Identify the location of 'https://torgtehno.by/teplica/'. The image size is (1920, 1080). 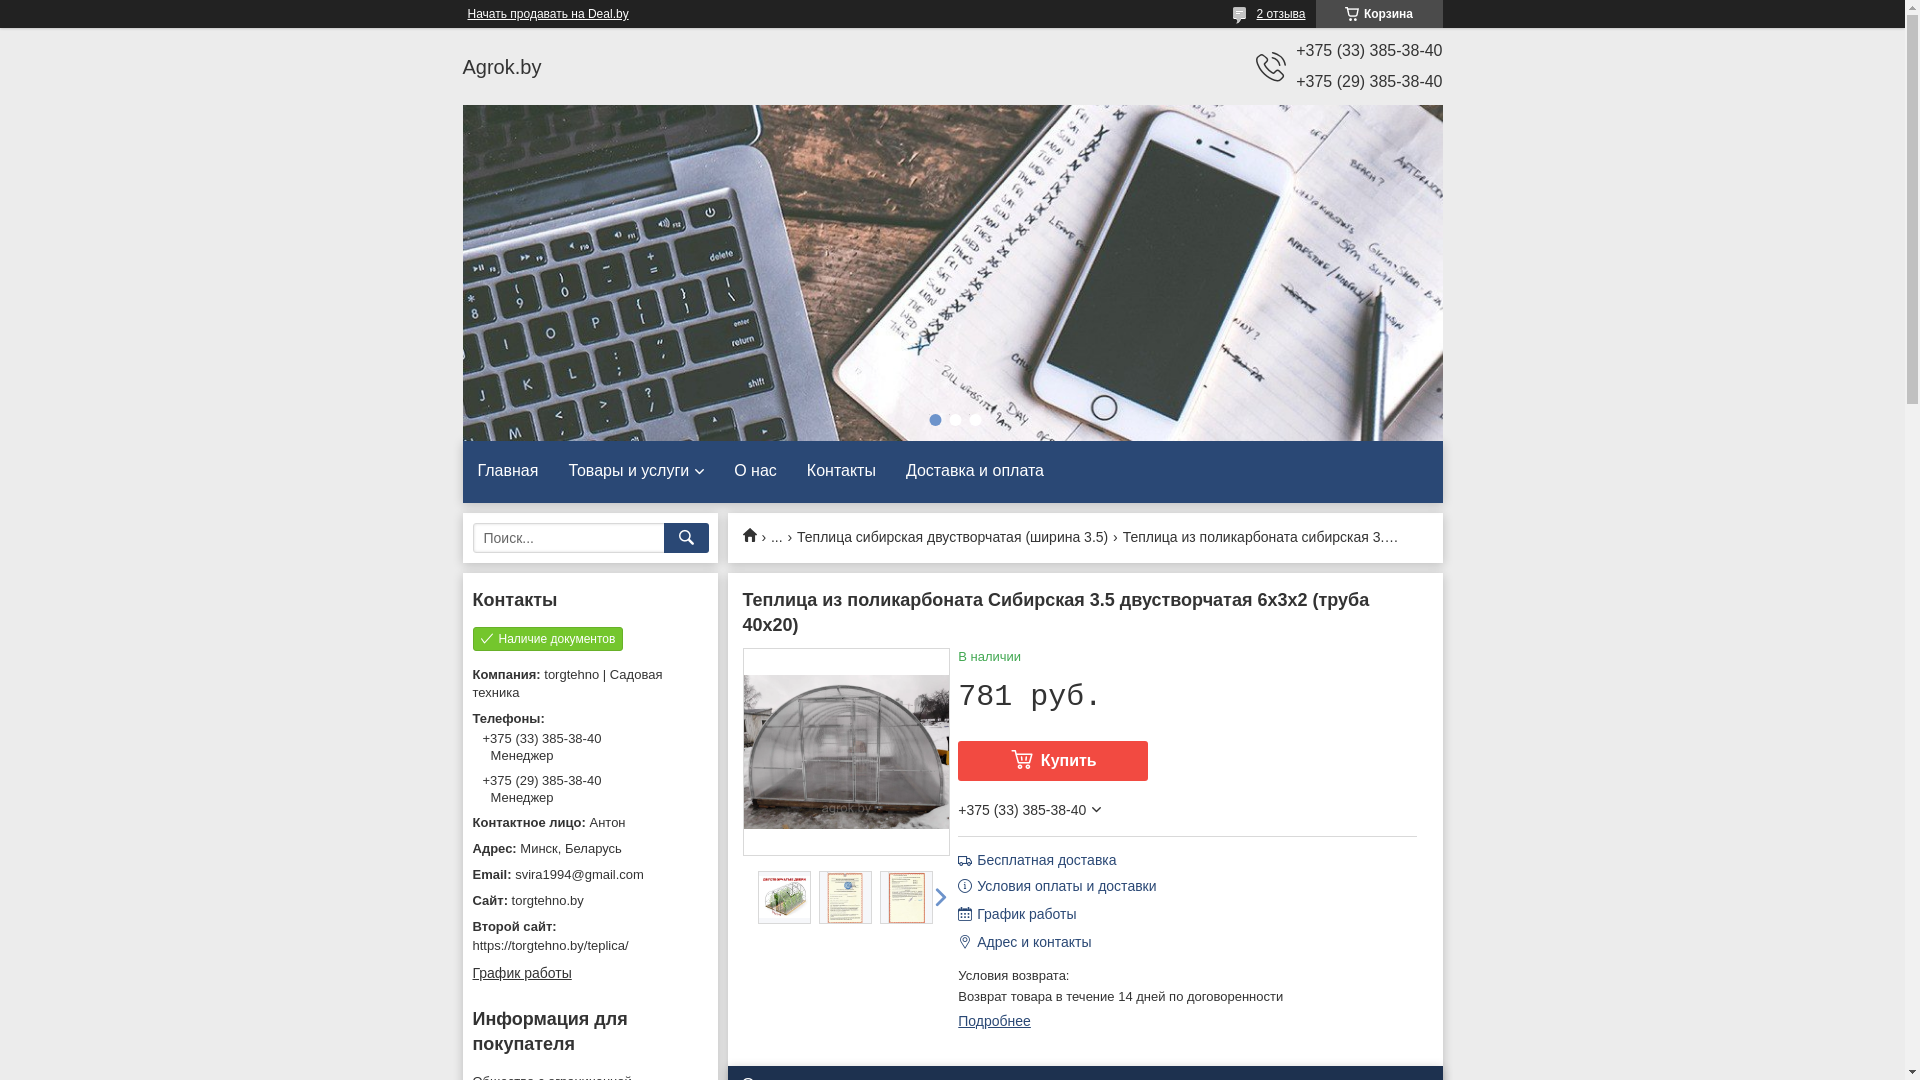
(470, 945).